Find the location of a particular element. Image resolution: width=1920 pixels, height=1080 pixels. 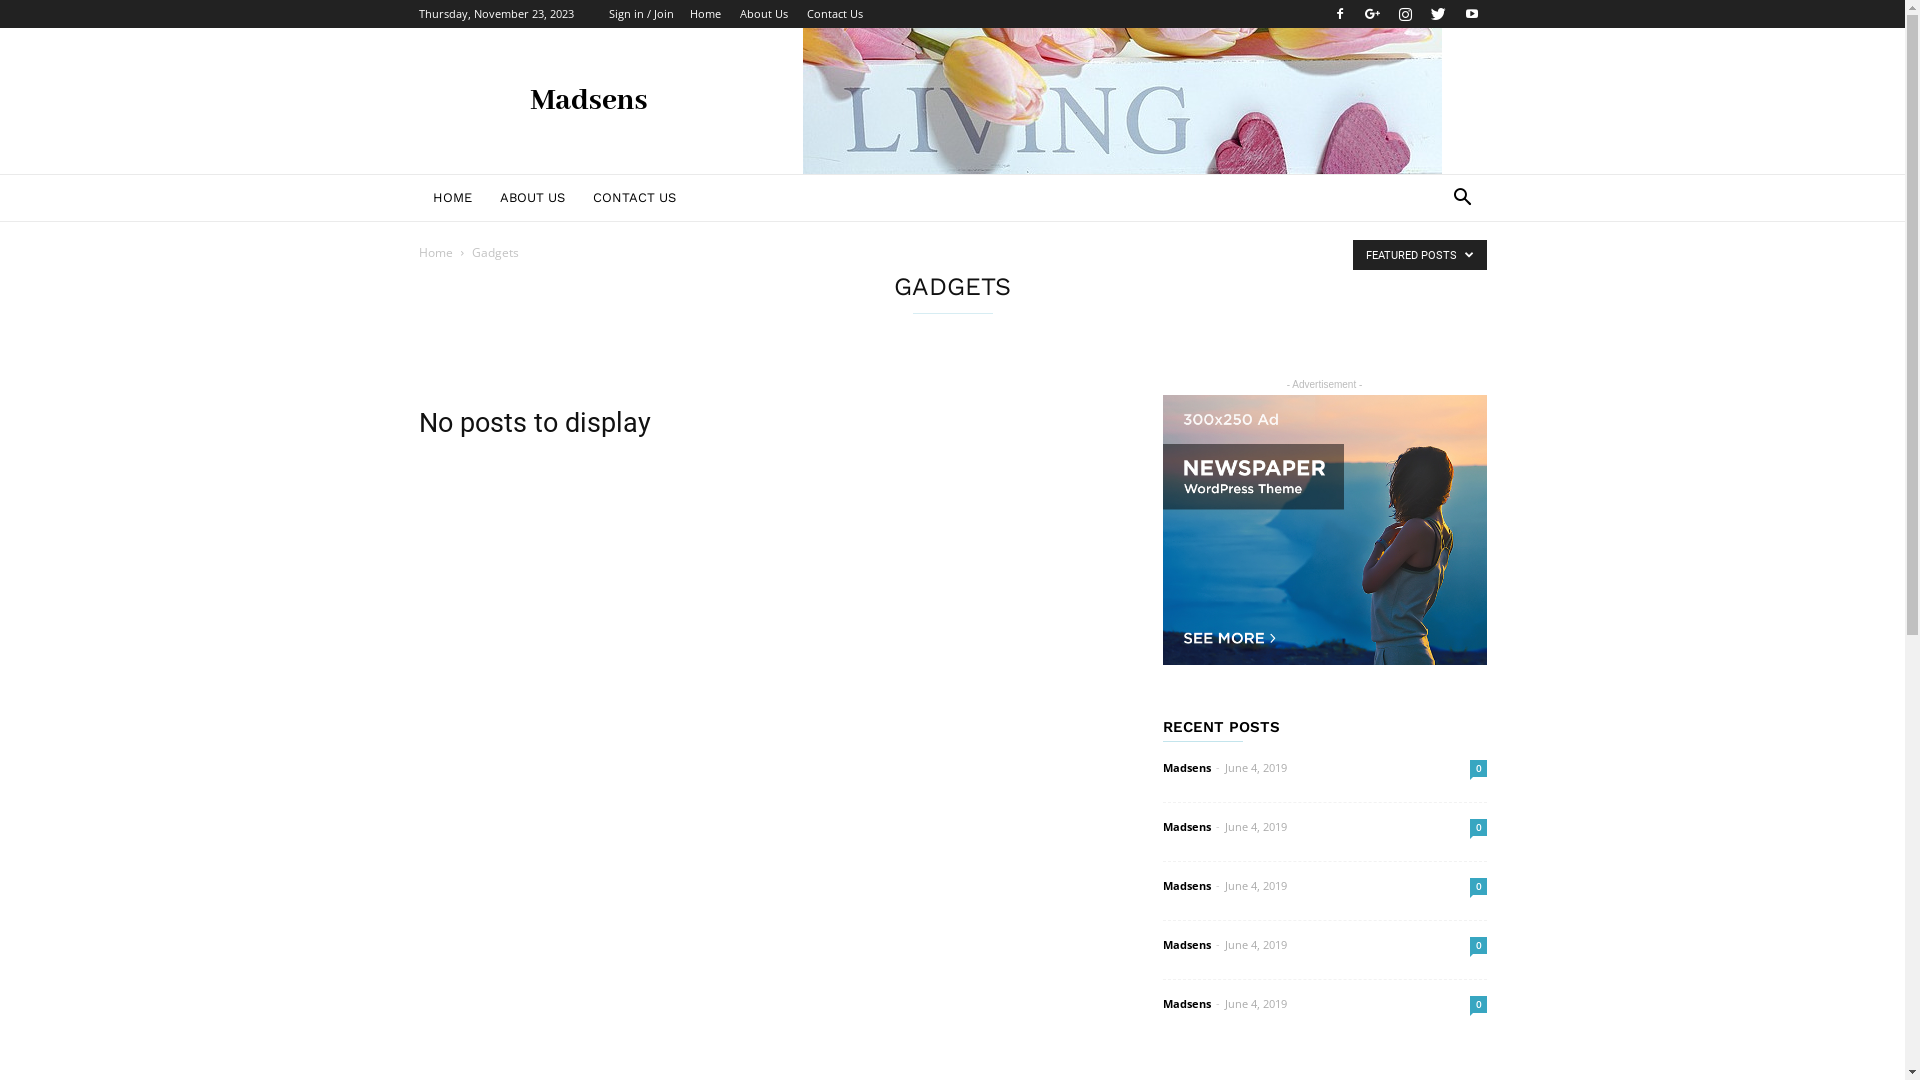

'Search' is located at coordinates (1395, 277).